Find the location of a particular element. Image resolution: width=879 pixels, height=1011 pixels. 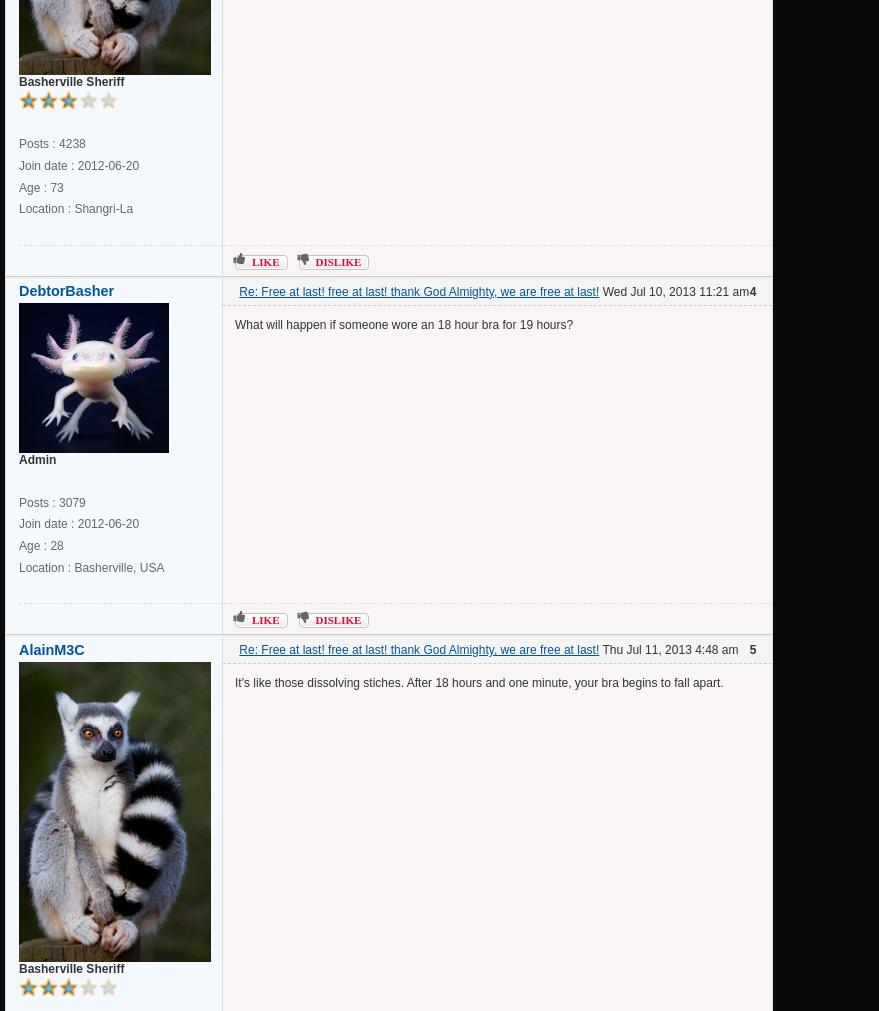

'What will happen if someone wore an 18 hour bra for 19 hours?' is located at coordinates (402, 324).